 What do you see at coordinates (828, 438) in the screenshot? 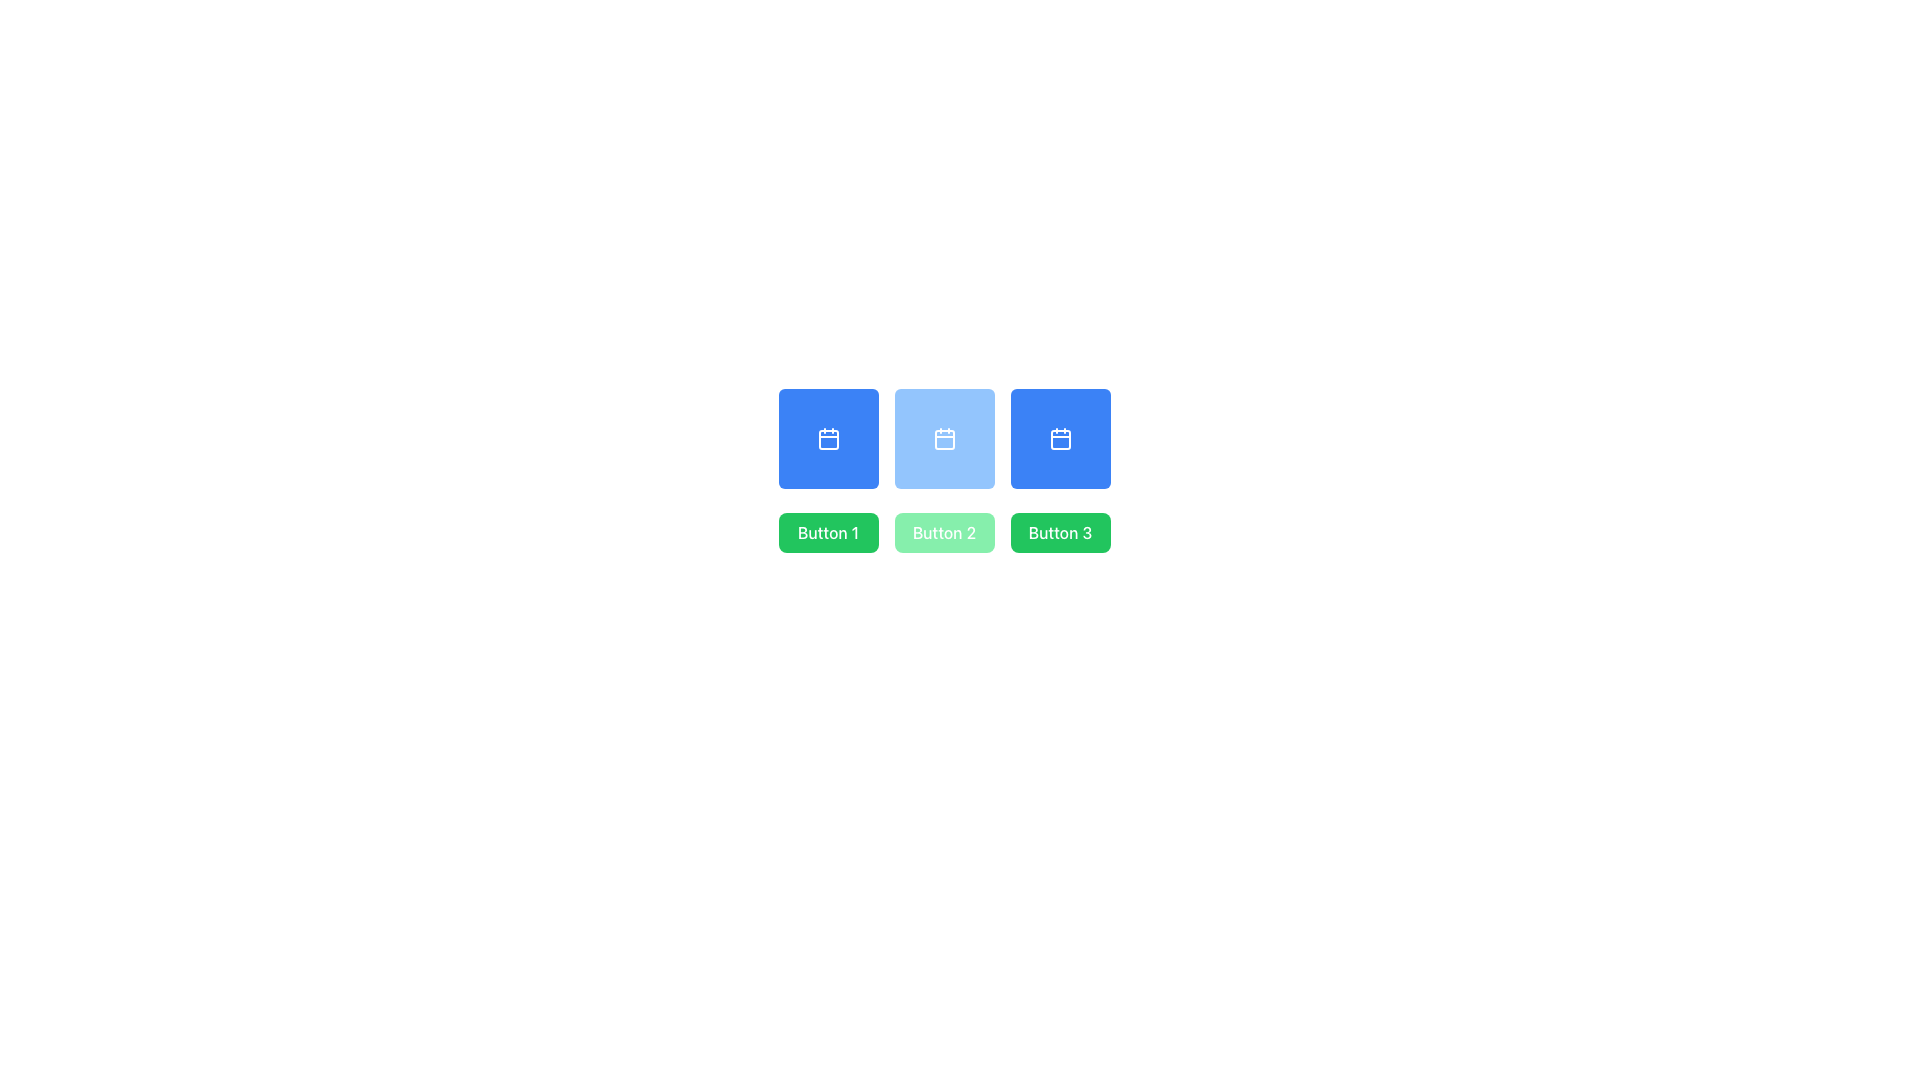
I see `properties of the central rectangular decorative SVG element within the calendar icon located in the leftmost card at the top of the interface` at bounding box center [828, 438].